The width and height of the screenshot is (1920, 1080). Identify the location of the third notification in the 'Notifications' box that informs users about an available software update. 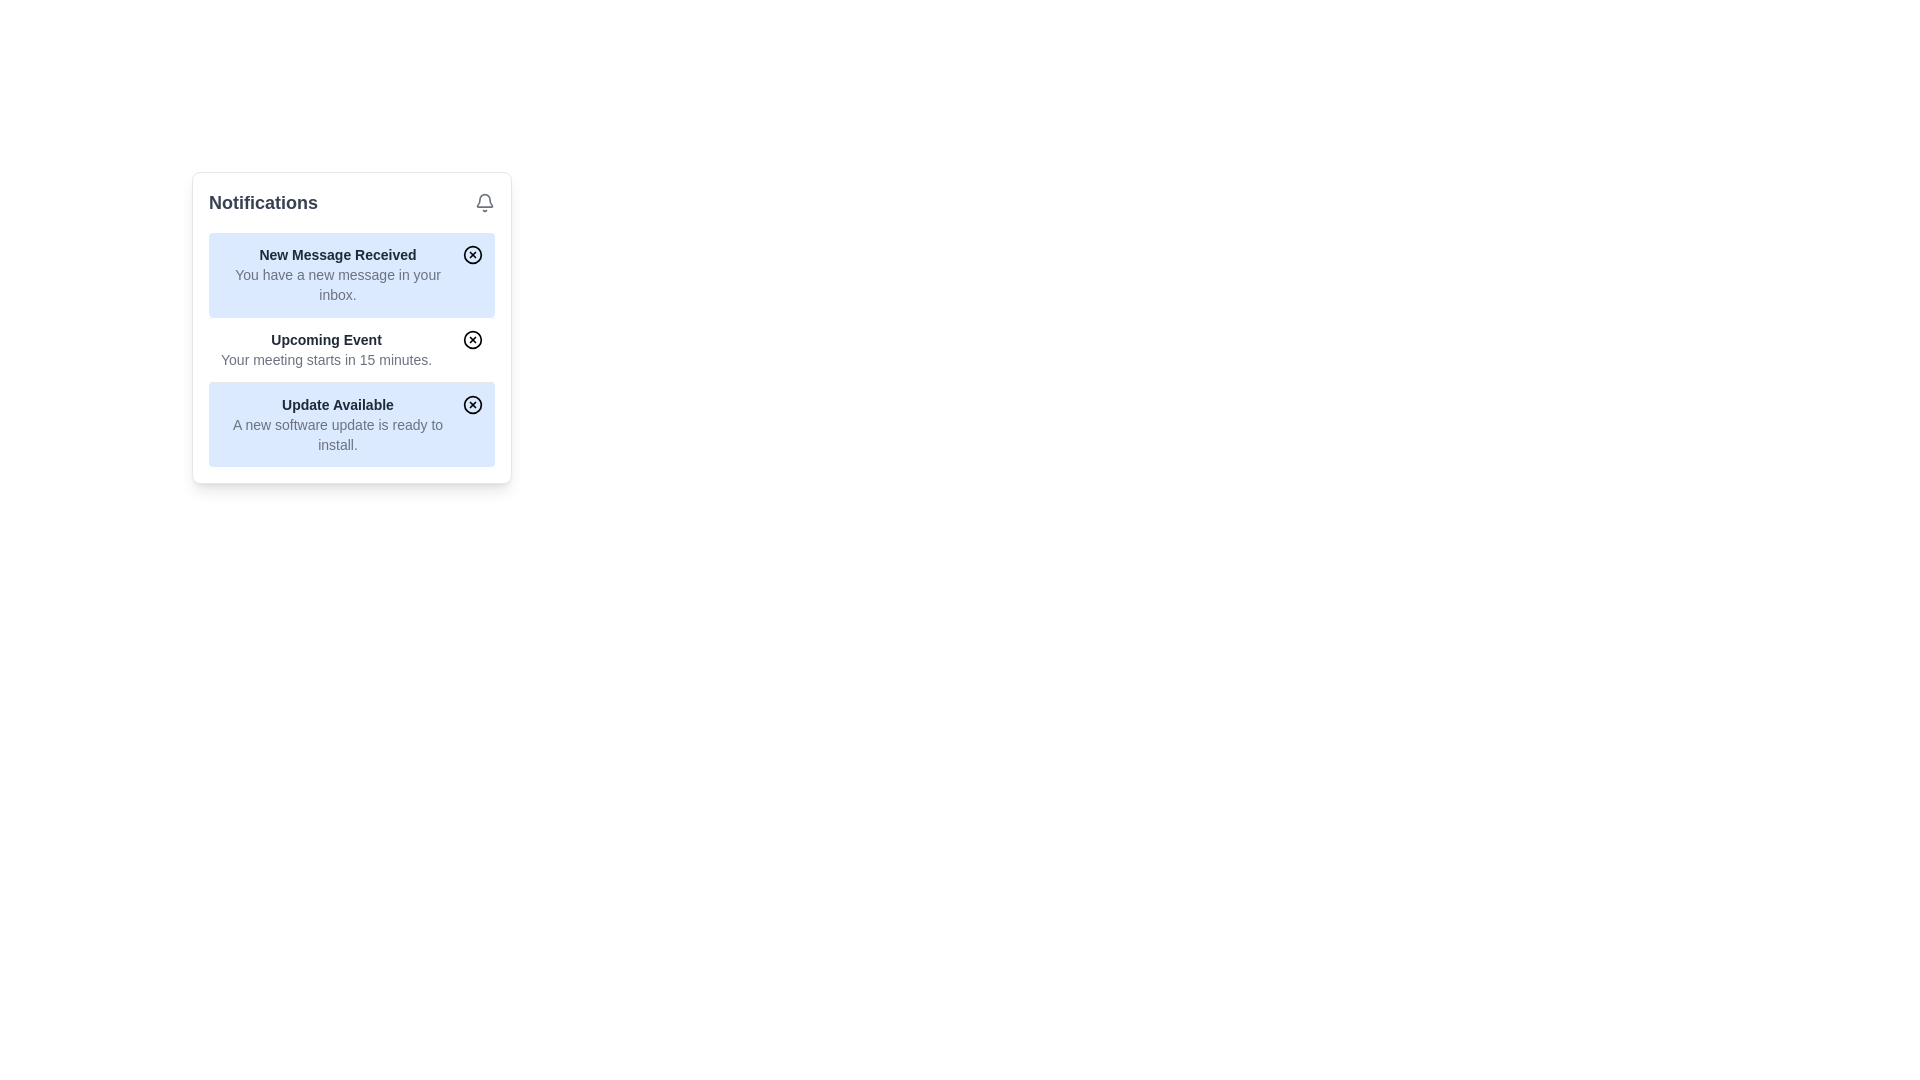
(337, 423).